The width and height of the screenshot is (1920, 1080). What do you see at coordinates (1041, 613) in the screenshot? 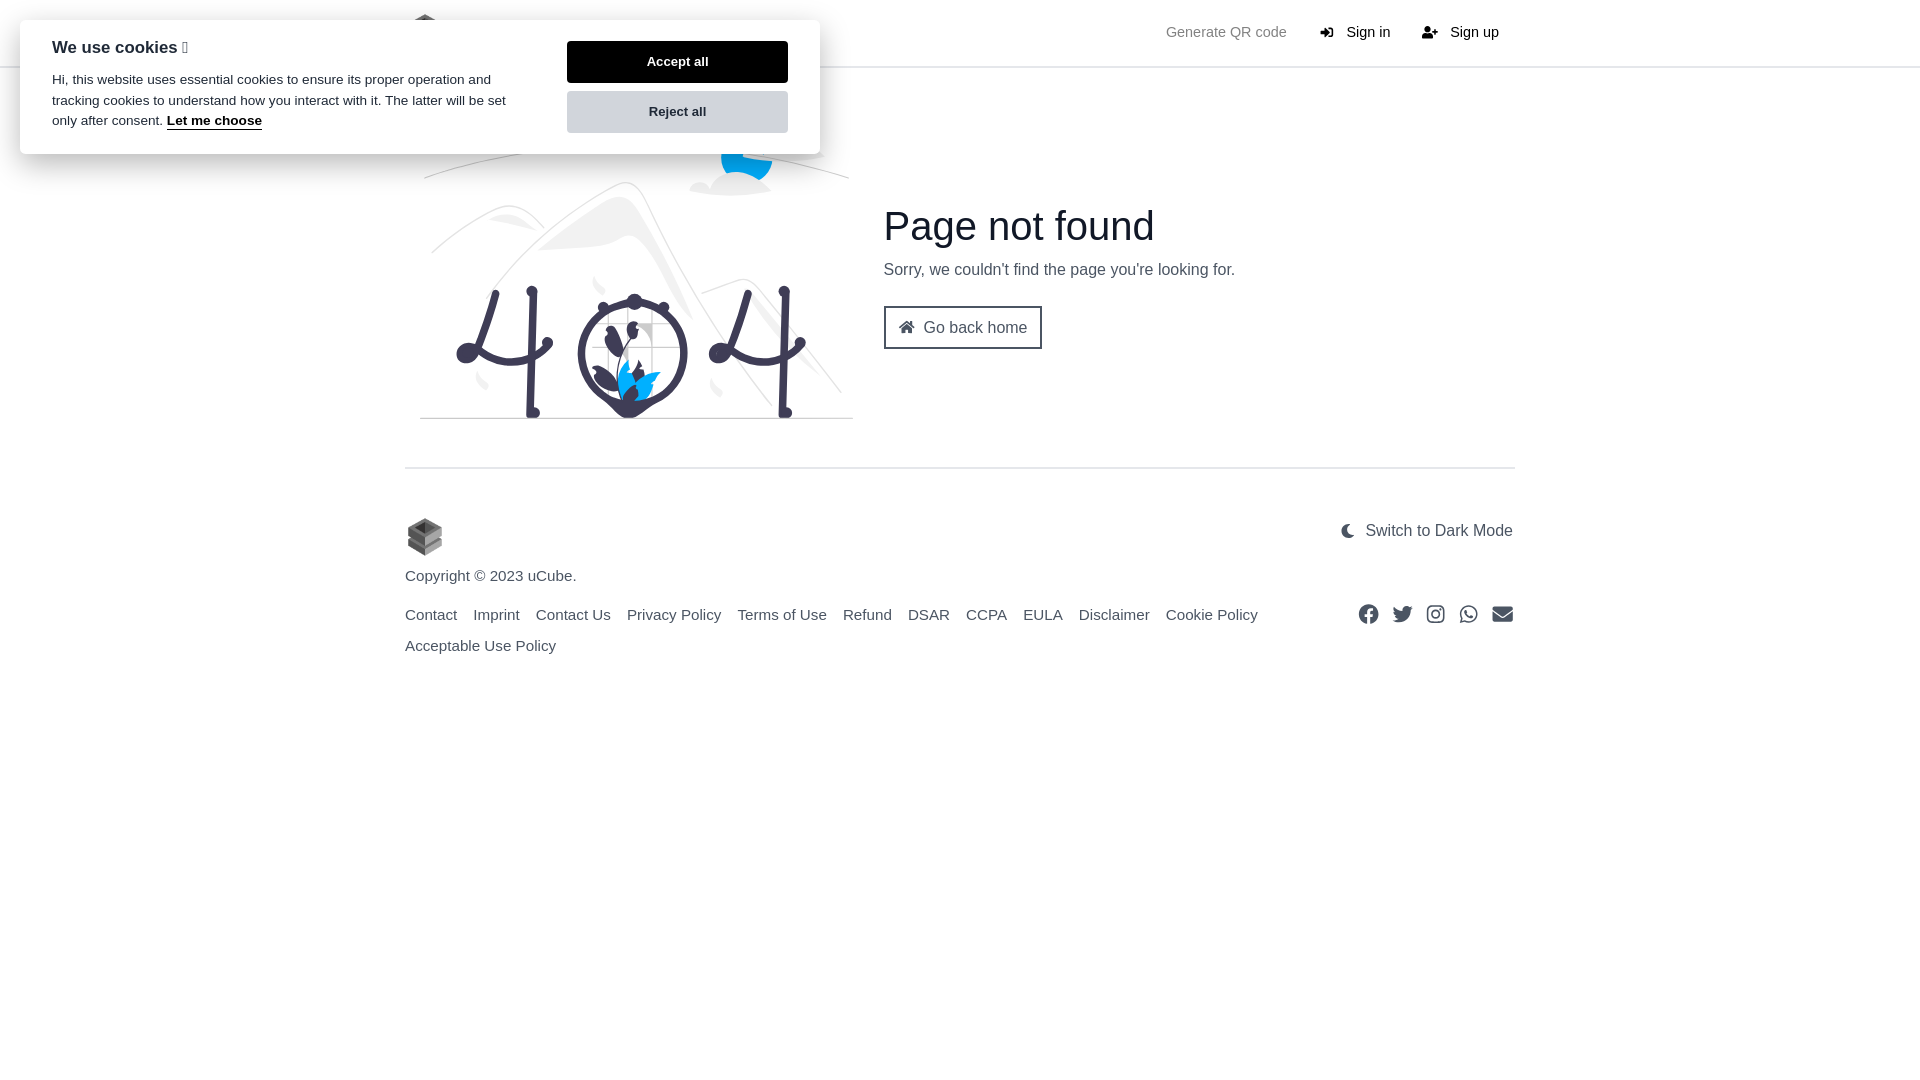
I see `'EULA'` at bounding box center [1041, 613].